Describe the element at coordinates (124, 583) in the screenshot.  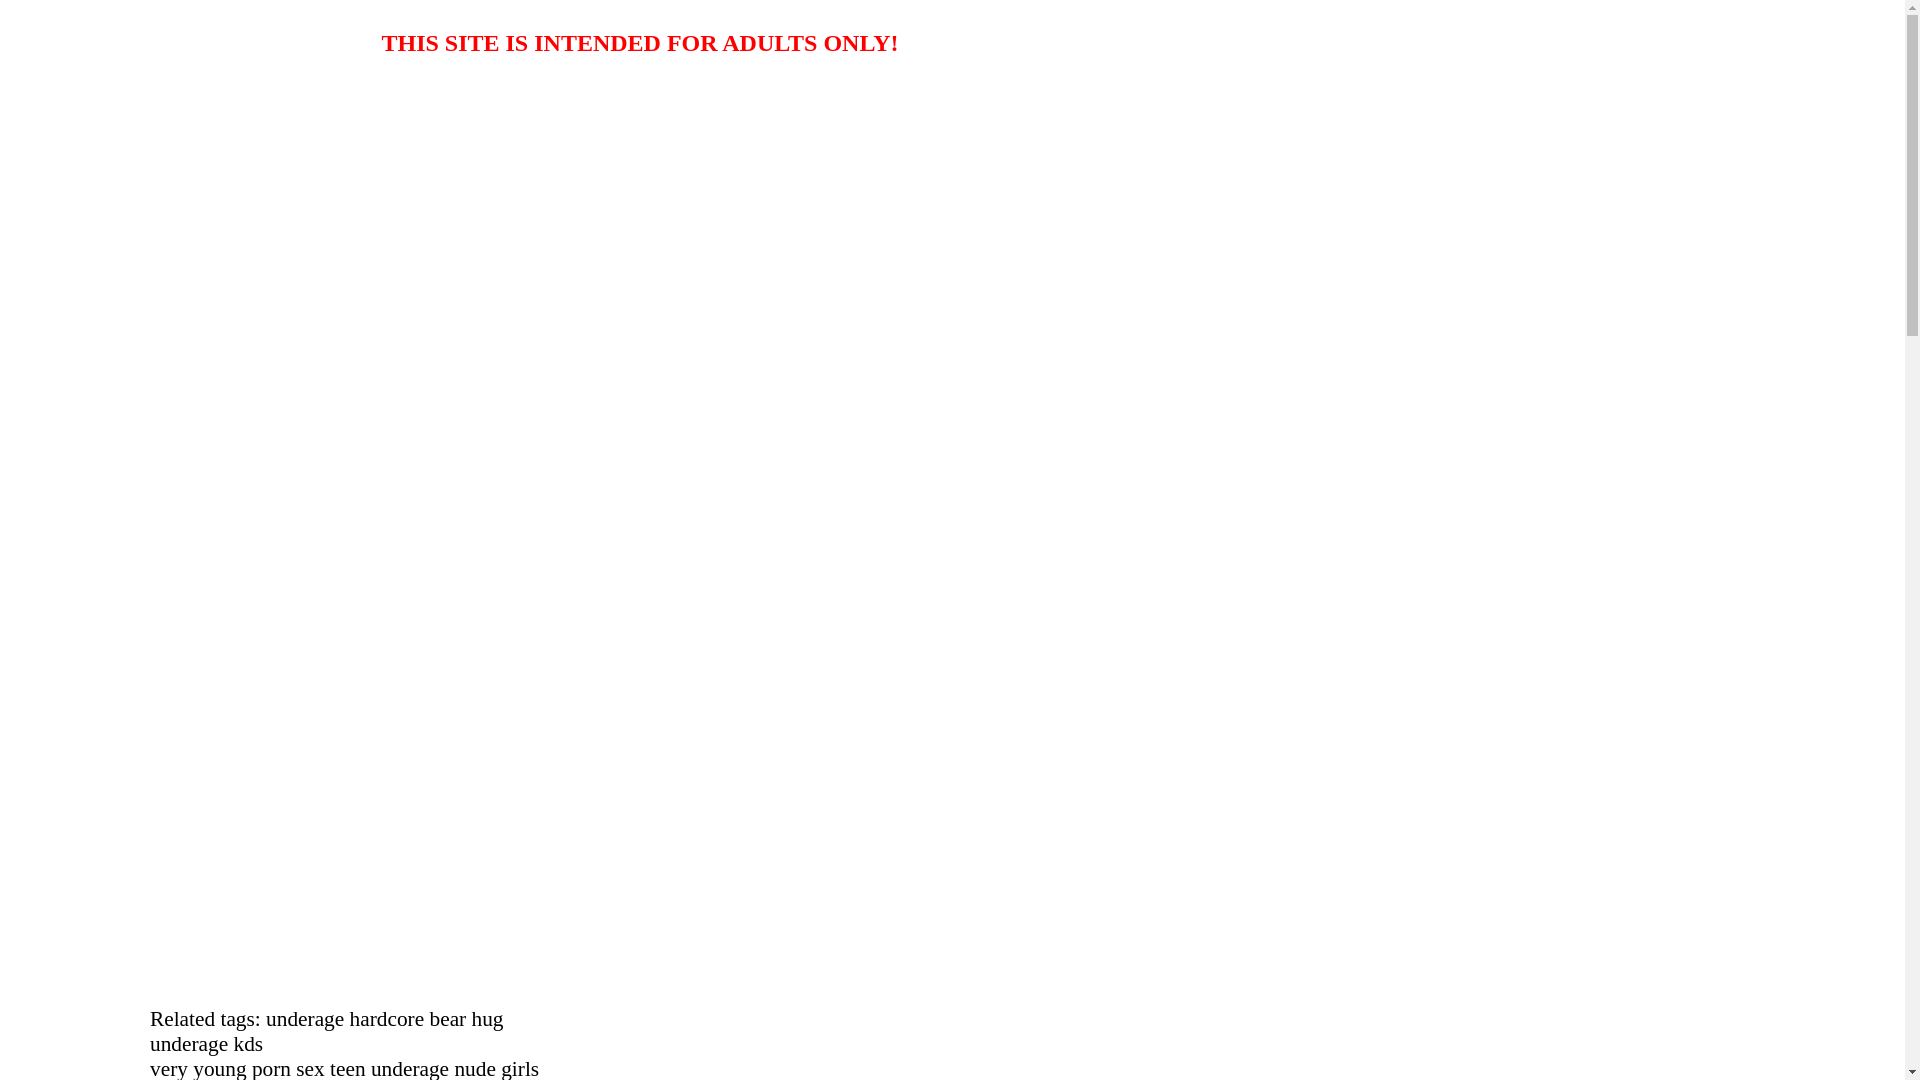
I see `'2011/02 (1)'` at that location.